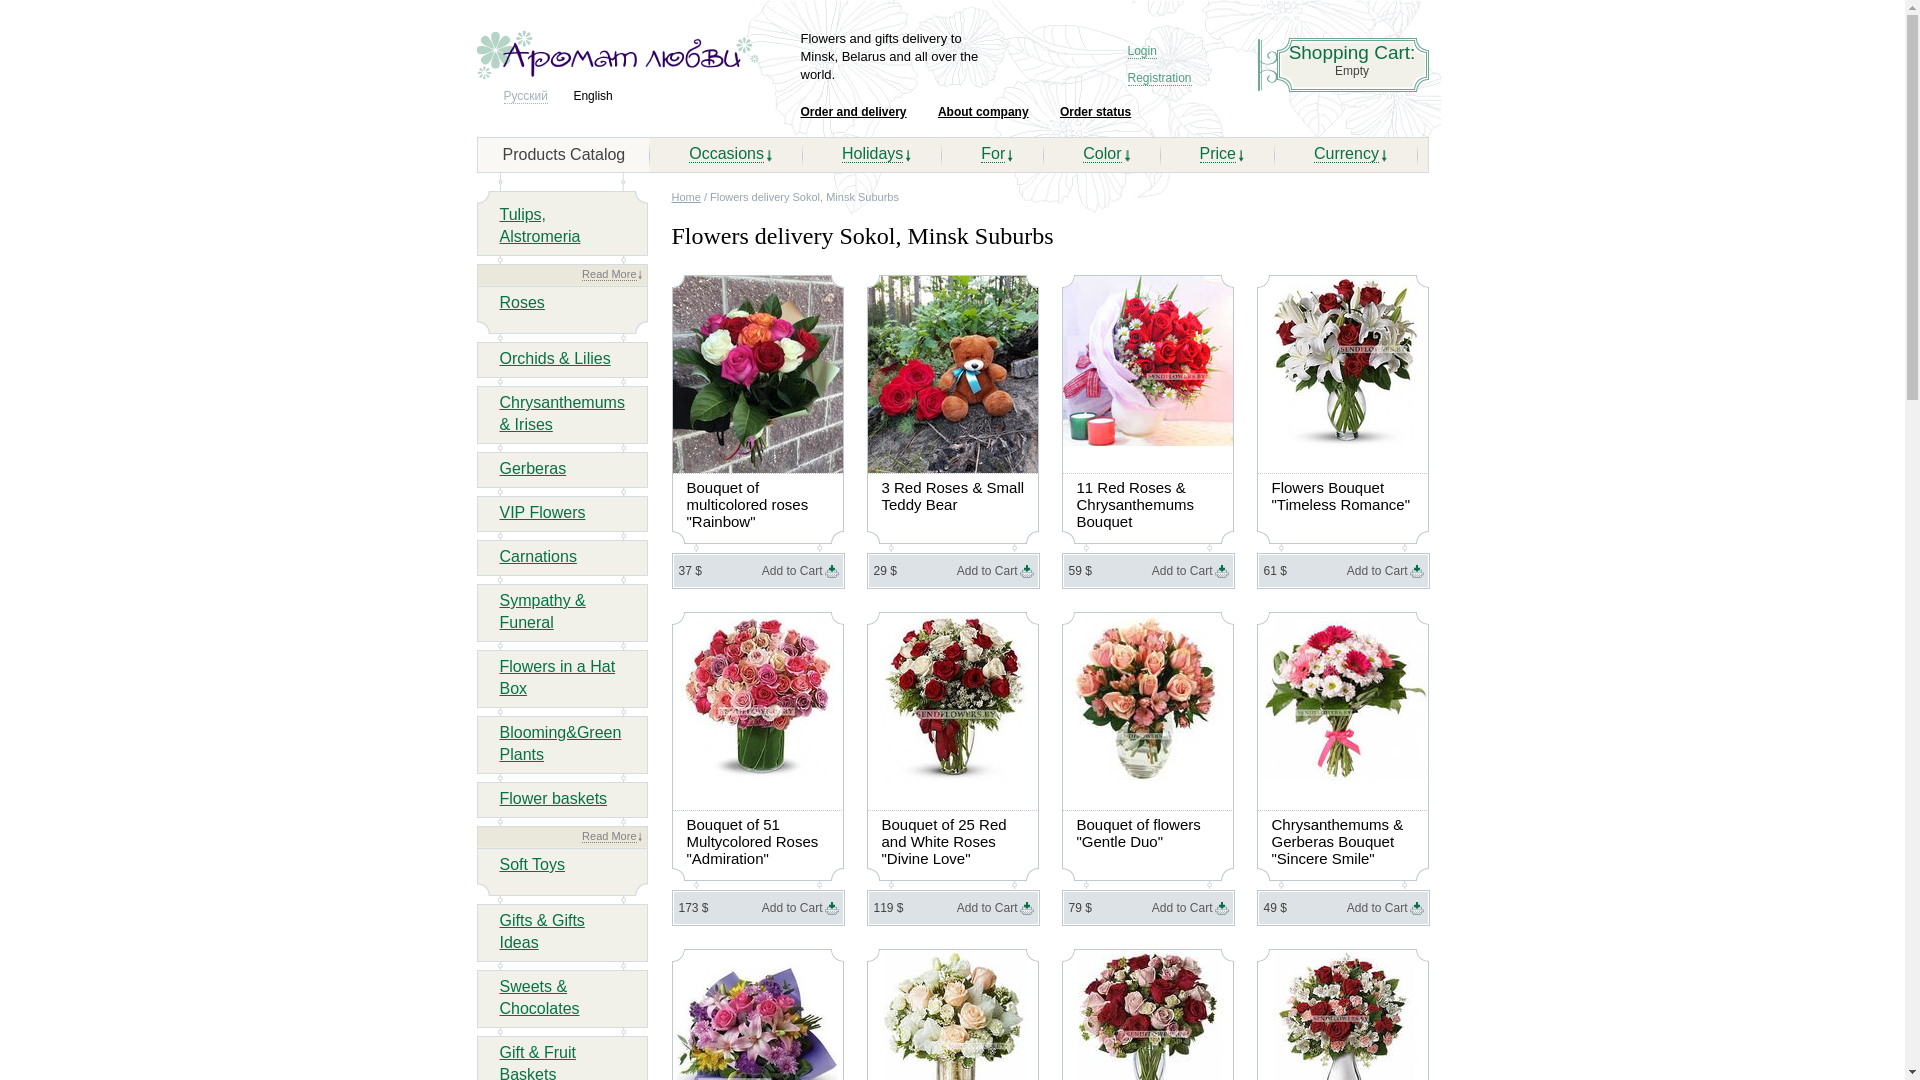  I want to click on 'Sympathy & Funeral', so click(499, 610).